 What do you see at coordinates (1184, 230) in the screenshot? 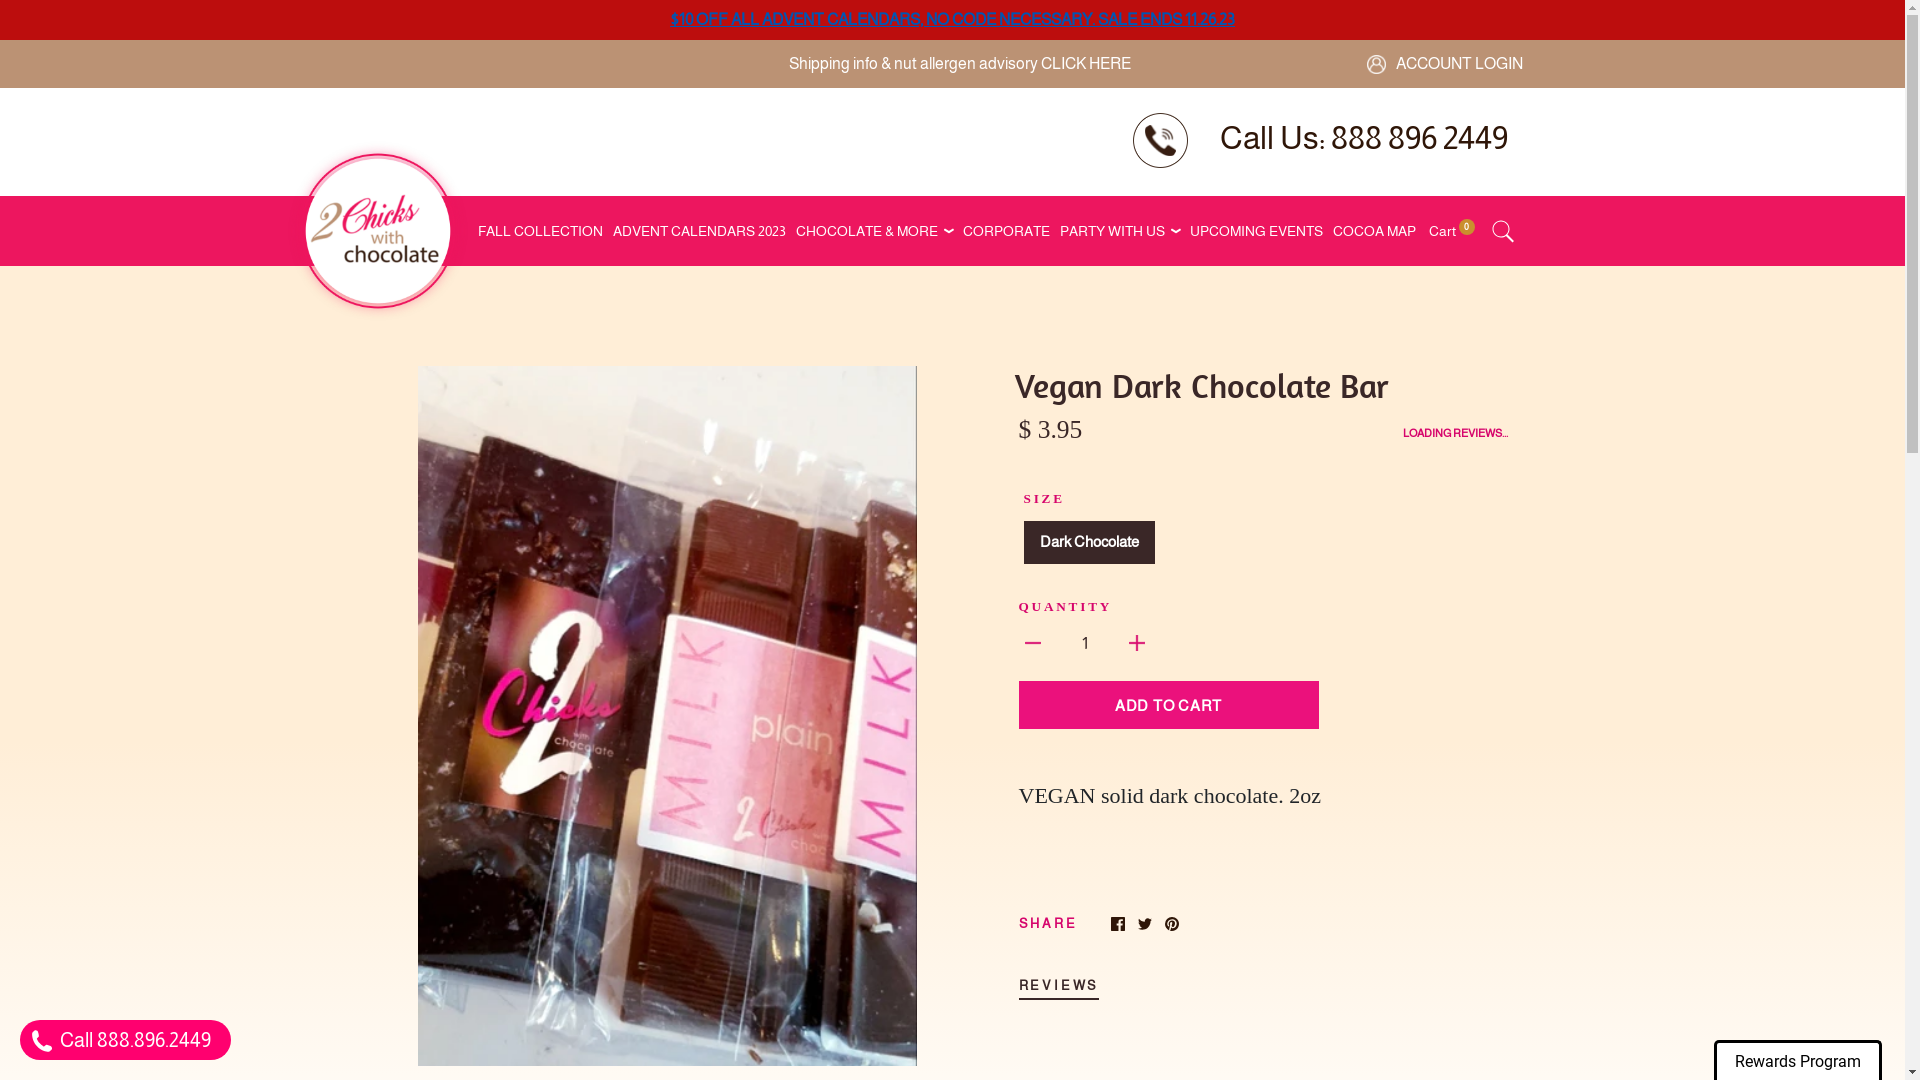
I see `'UPCOMING EVENTS'` at bounding box center [1184, 230].